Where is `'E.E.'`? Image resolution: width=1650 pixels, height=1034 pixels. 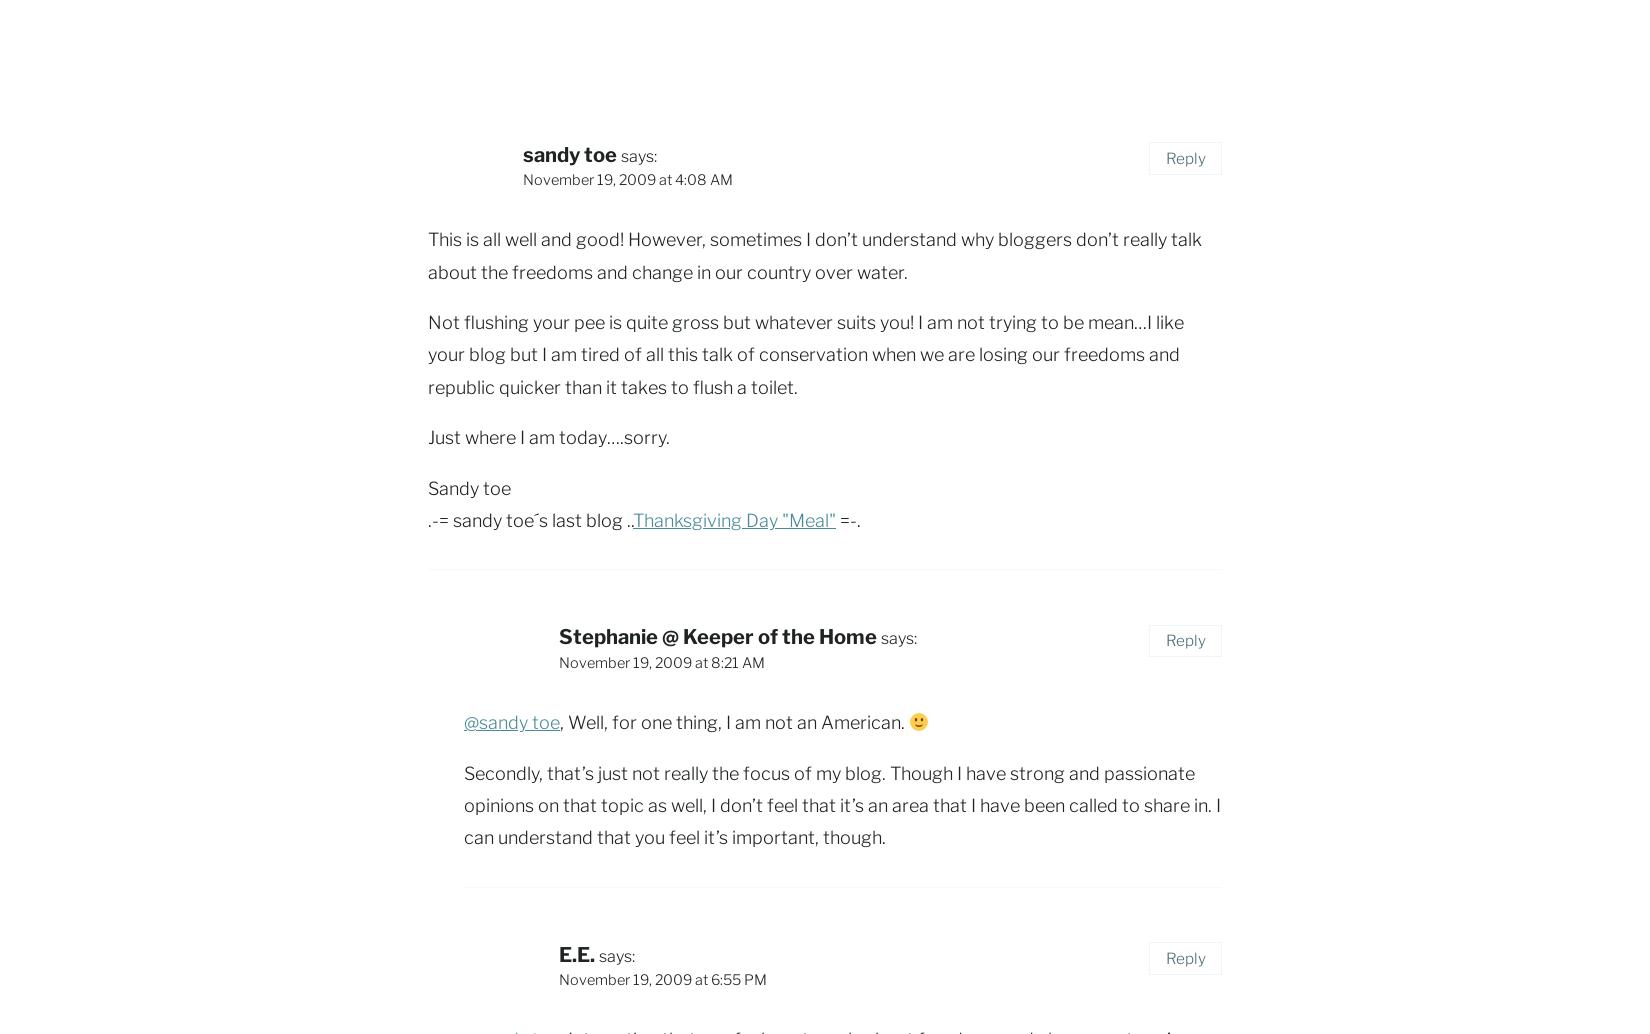 'E.E.' is located at coordinates (576, 952).